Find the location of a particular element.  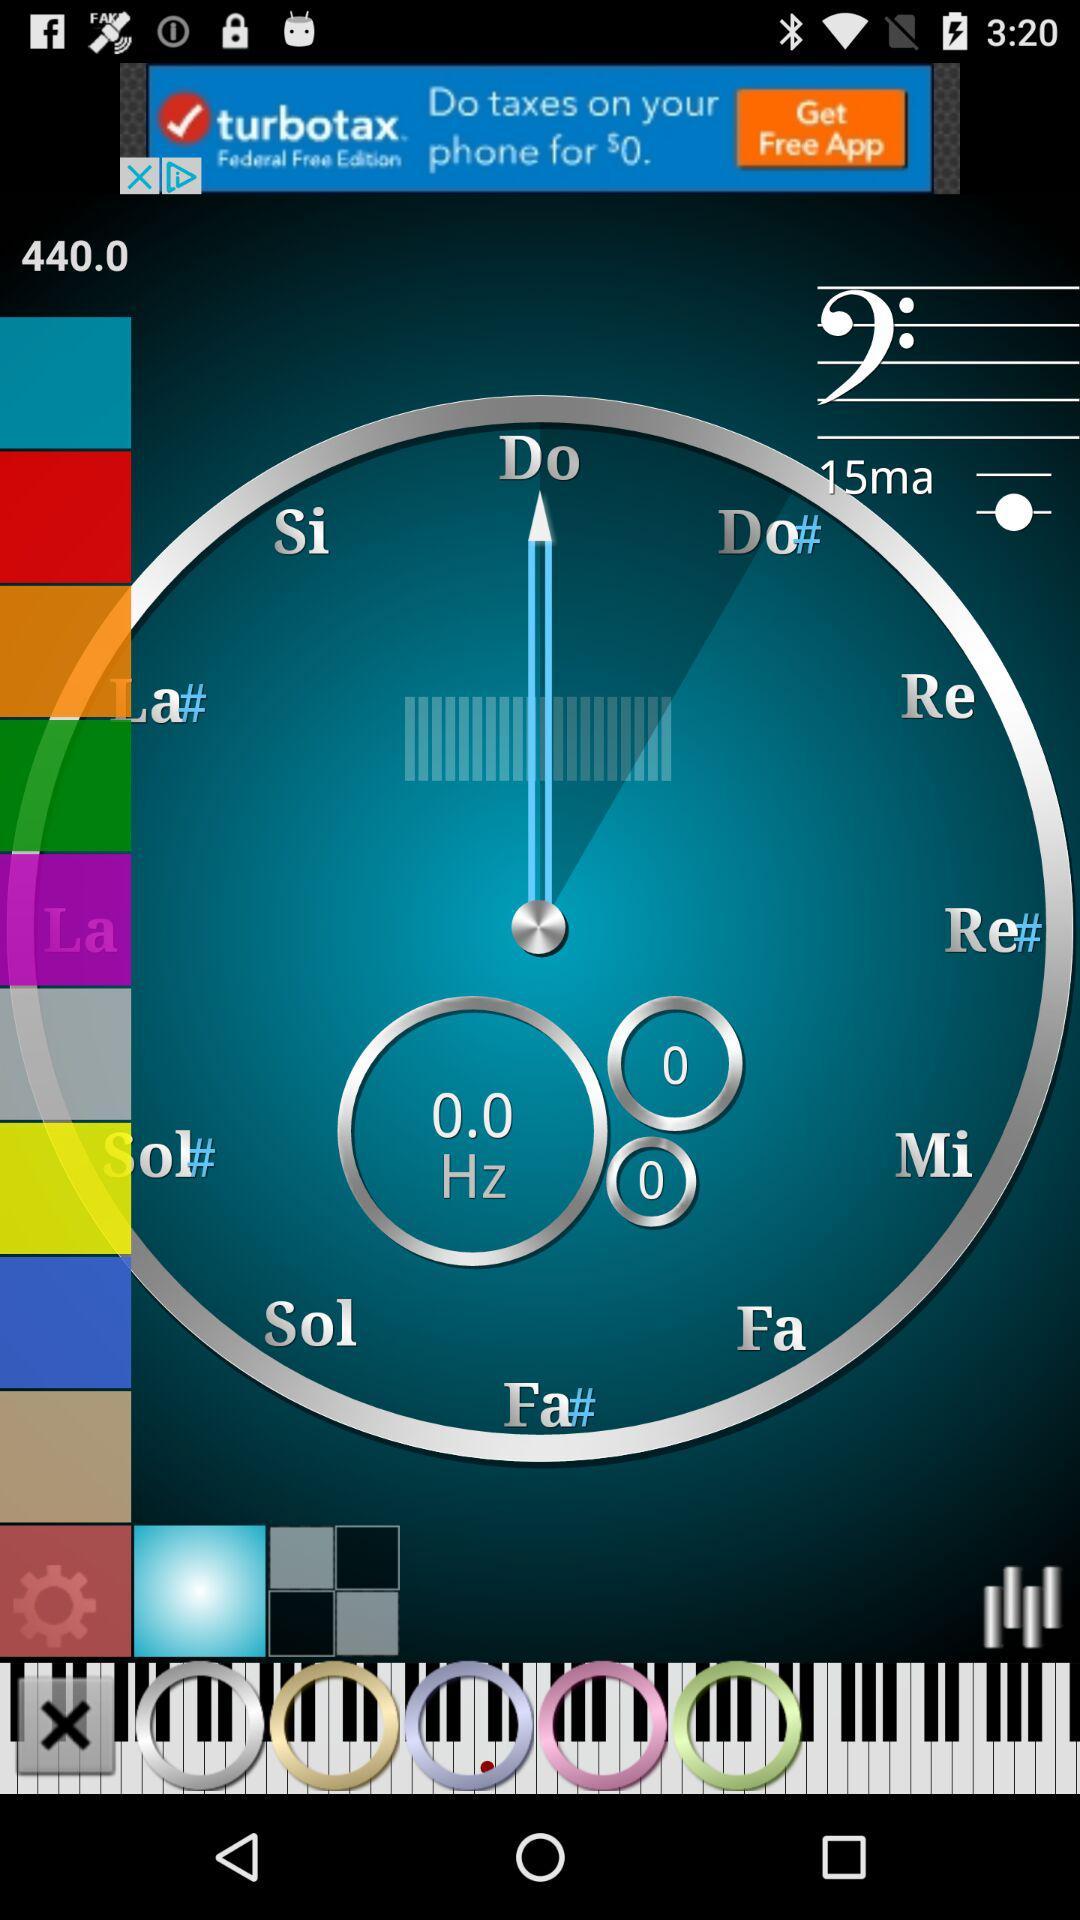

press to select tune is located at coordinates (64, 918).